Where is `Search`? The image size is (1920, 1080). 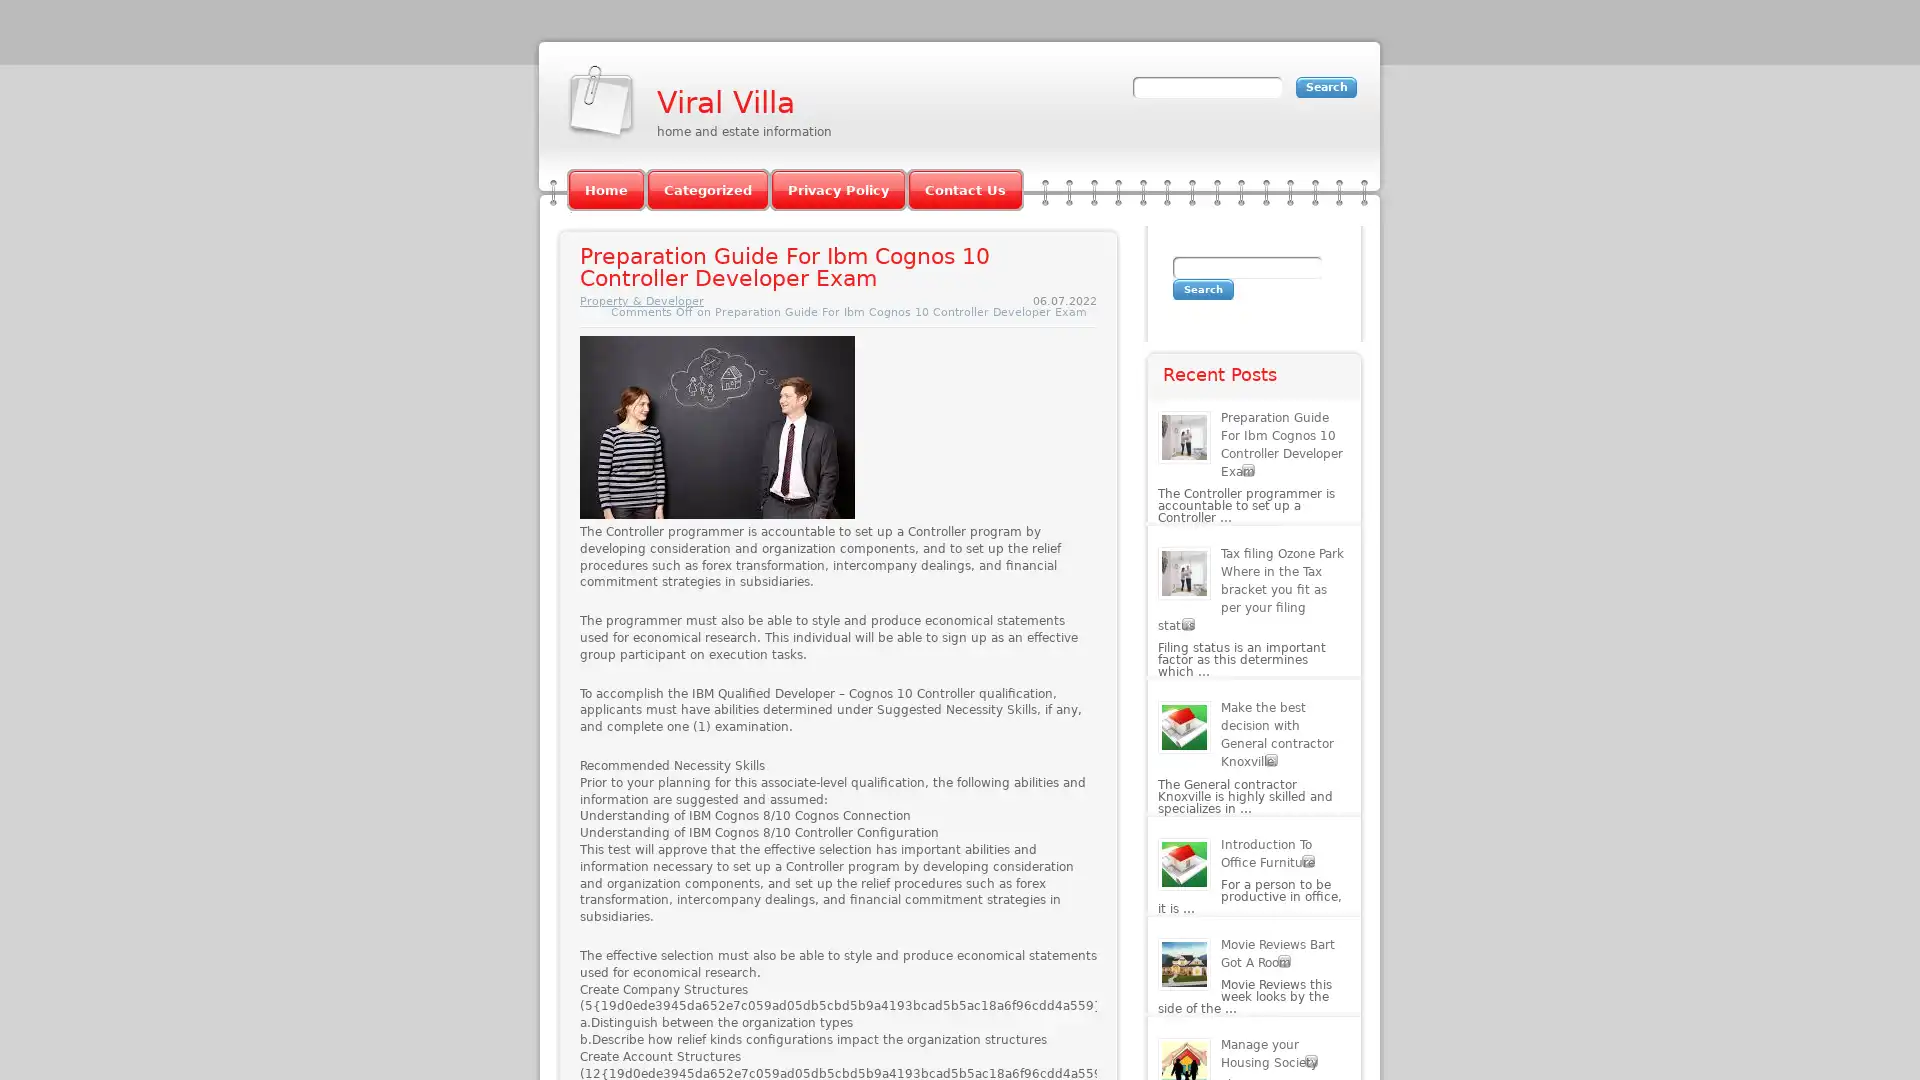
Search is located at coordinates (1202, 289).